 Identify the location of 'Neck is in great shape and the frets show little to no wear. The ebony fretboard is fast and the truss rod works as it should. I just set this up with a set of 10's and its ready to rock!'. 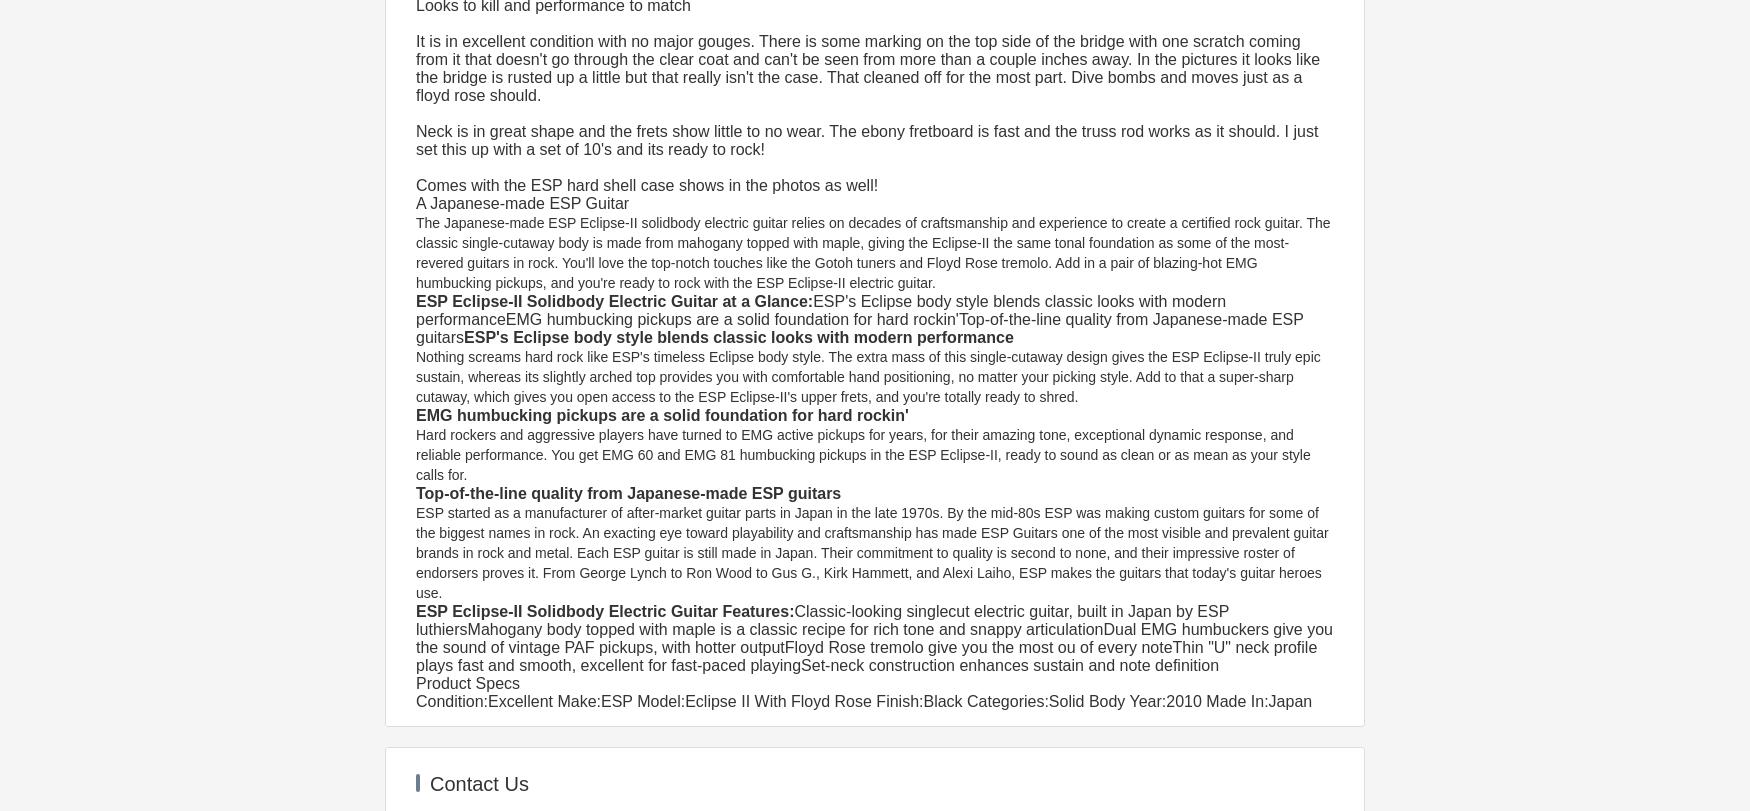
(414, 140).